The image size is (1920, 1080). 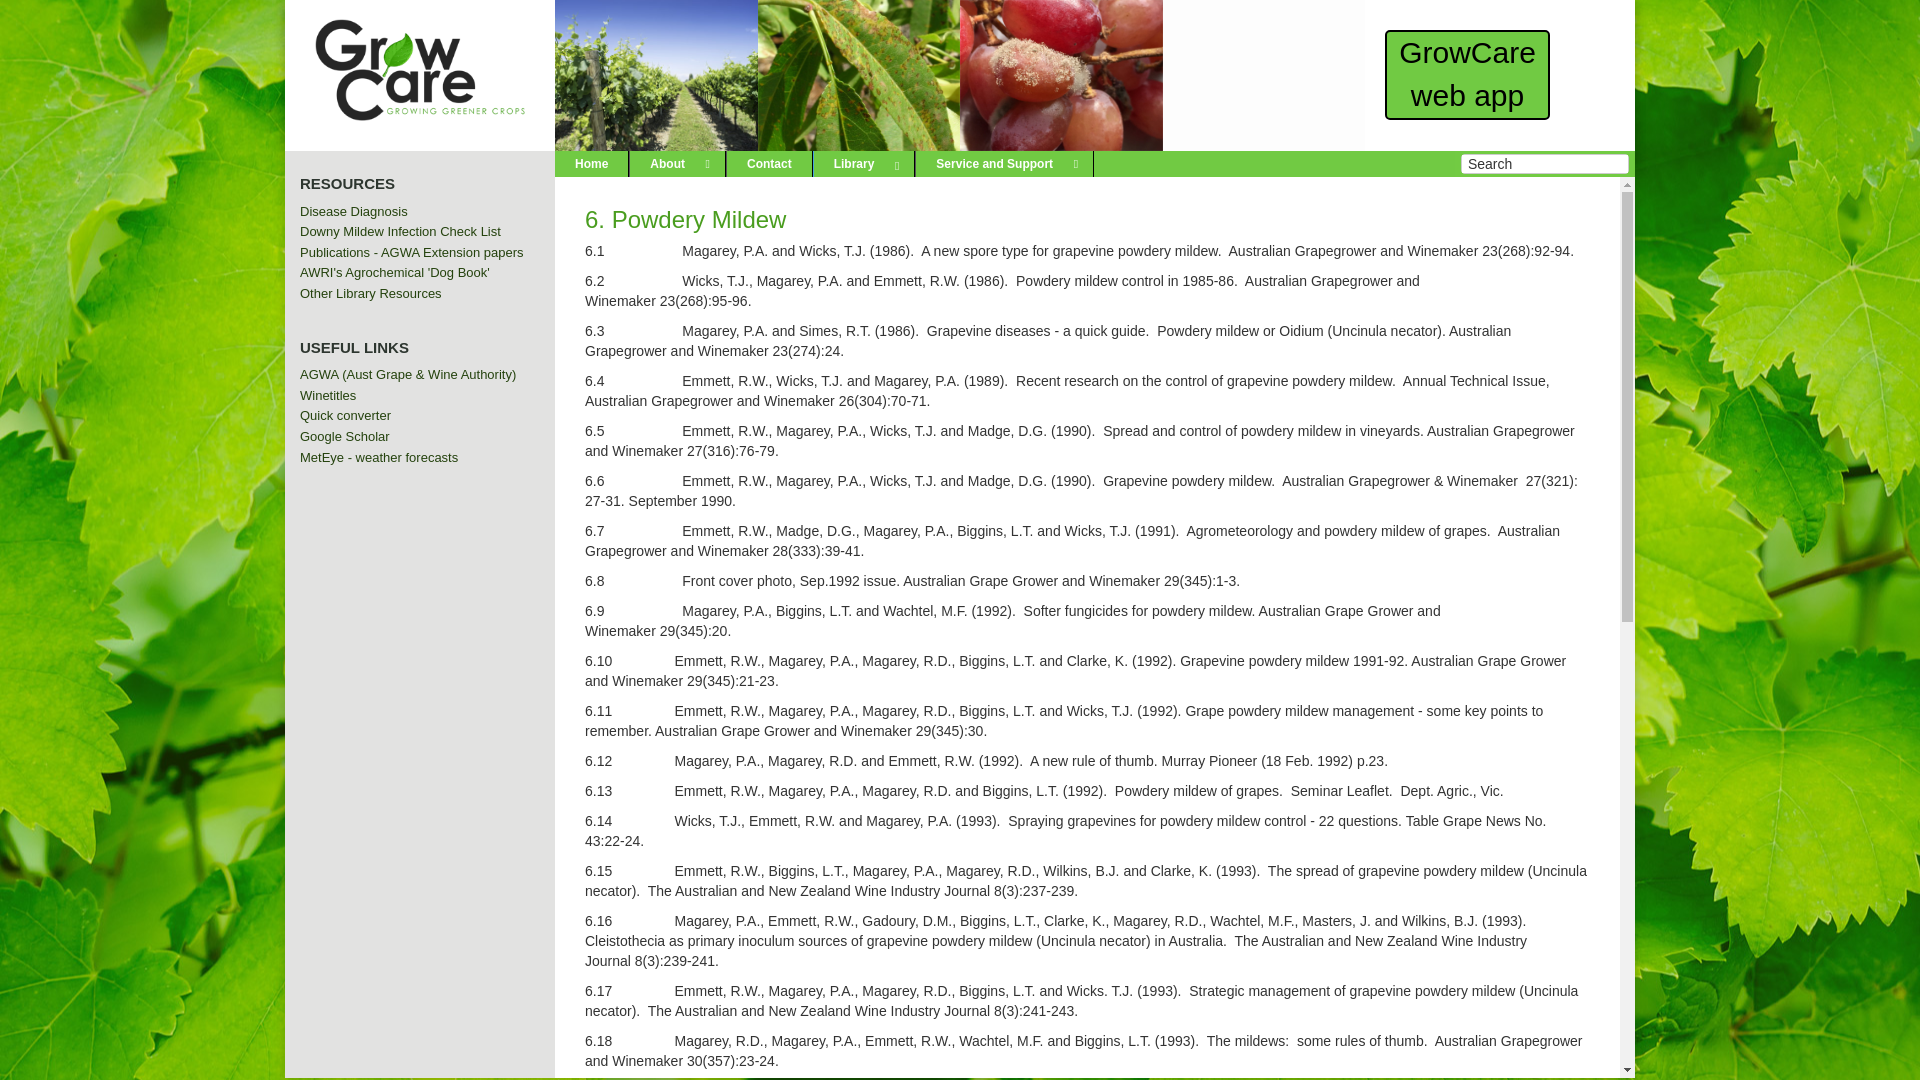 I want to click on 'Library', so click(x=864, y=163).